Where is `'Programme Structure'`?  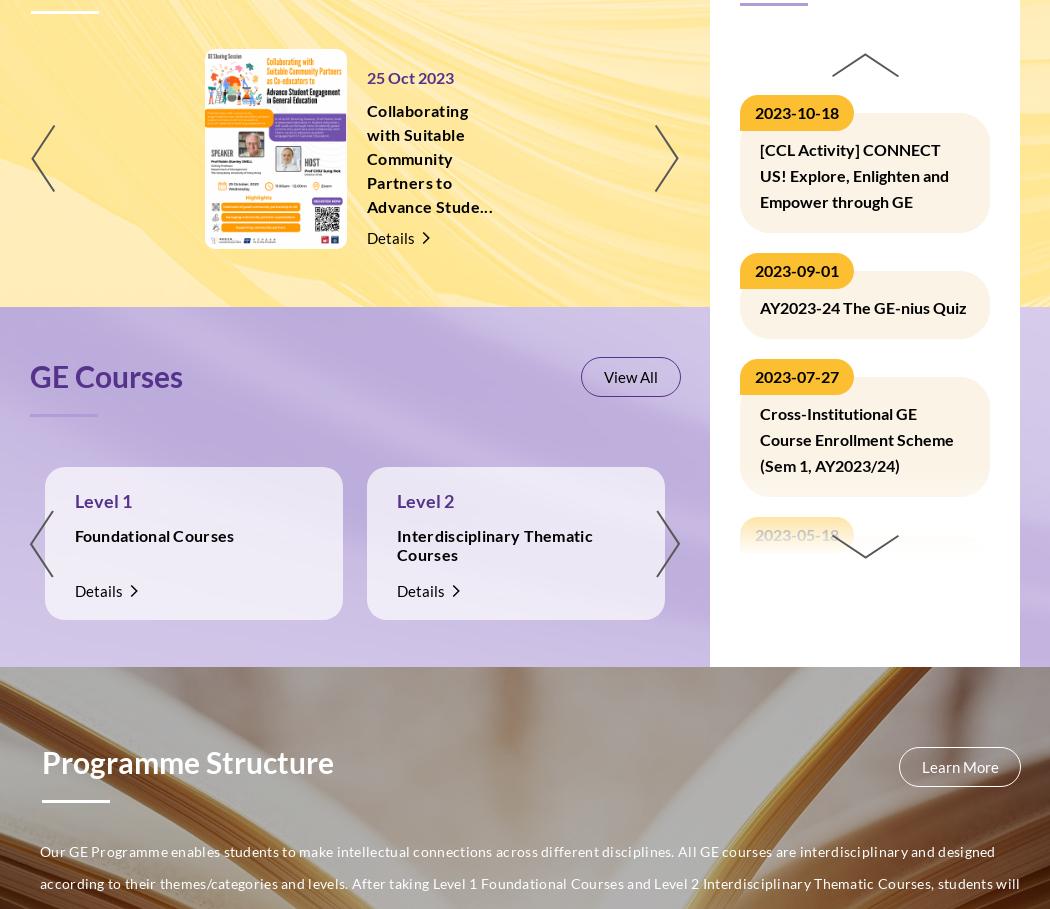
'Programme Structure' is located at coordinates (187, 762).